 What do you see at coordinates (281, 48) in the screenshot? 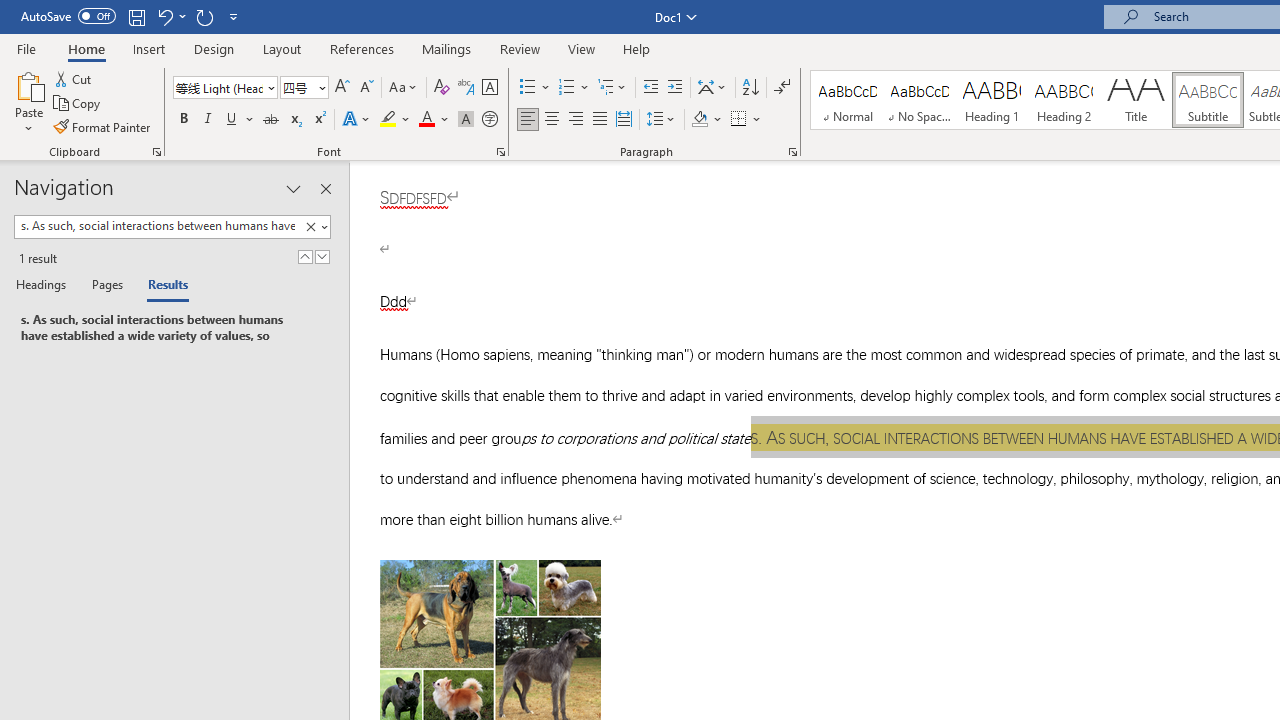
I see `'Layout'` at bounding box center [281, 48].